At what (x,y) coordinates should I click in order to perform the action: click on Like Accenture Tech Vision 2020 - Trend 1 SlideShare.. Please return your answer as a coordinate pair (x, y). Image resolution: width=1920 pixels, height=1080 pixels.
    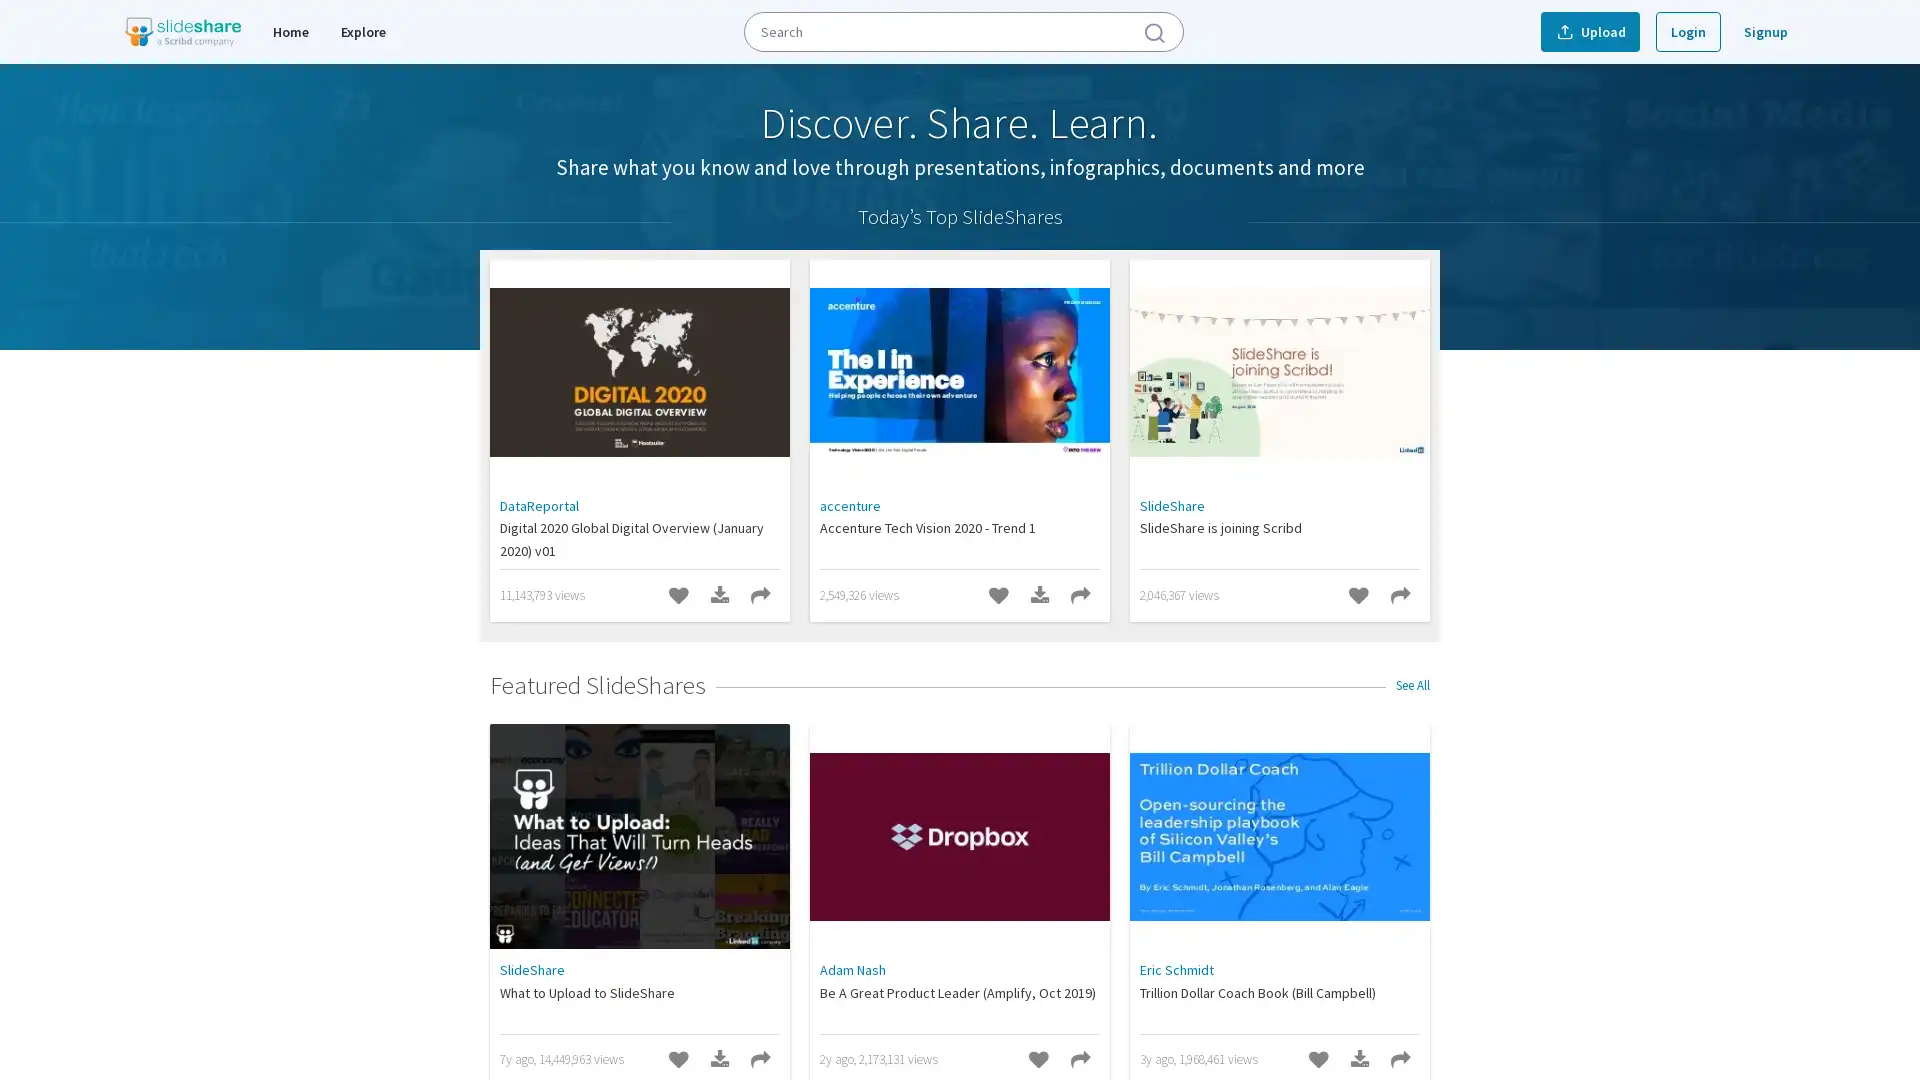
    Looking at the image, I should click on (999, 593).